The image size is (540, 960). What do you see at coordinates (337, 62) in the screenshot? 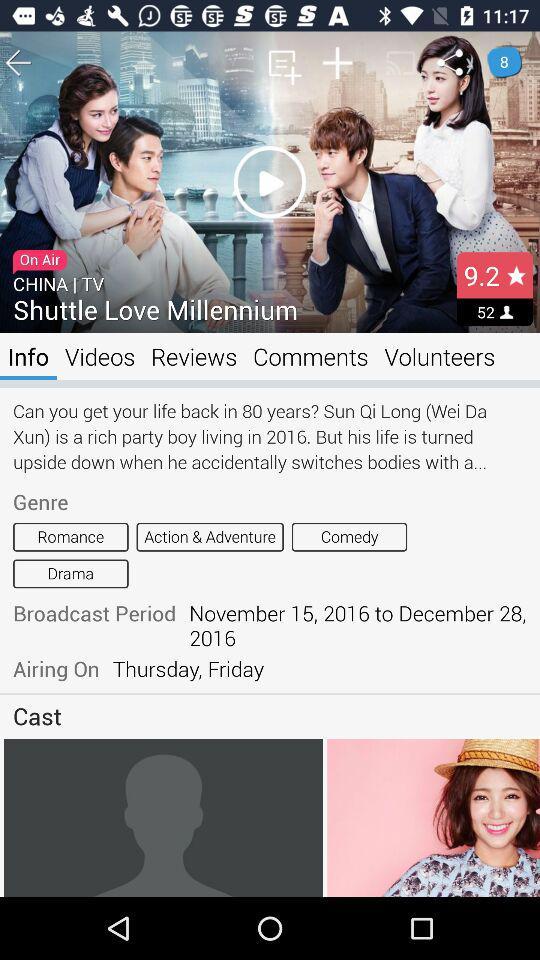
I see `the add icon` at bounding box center [337, 62].